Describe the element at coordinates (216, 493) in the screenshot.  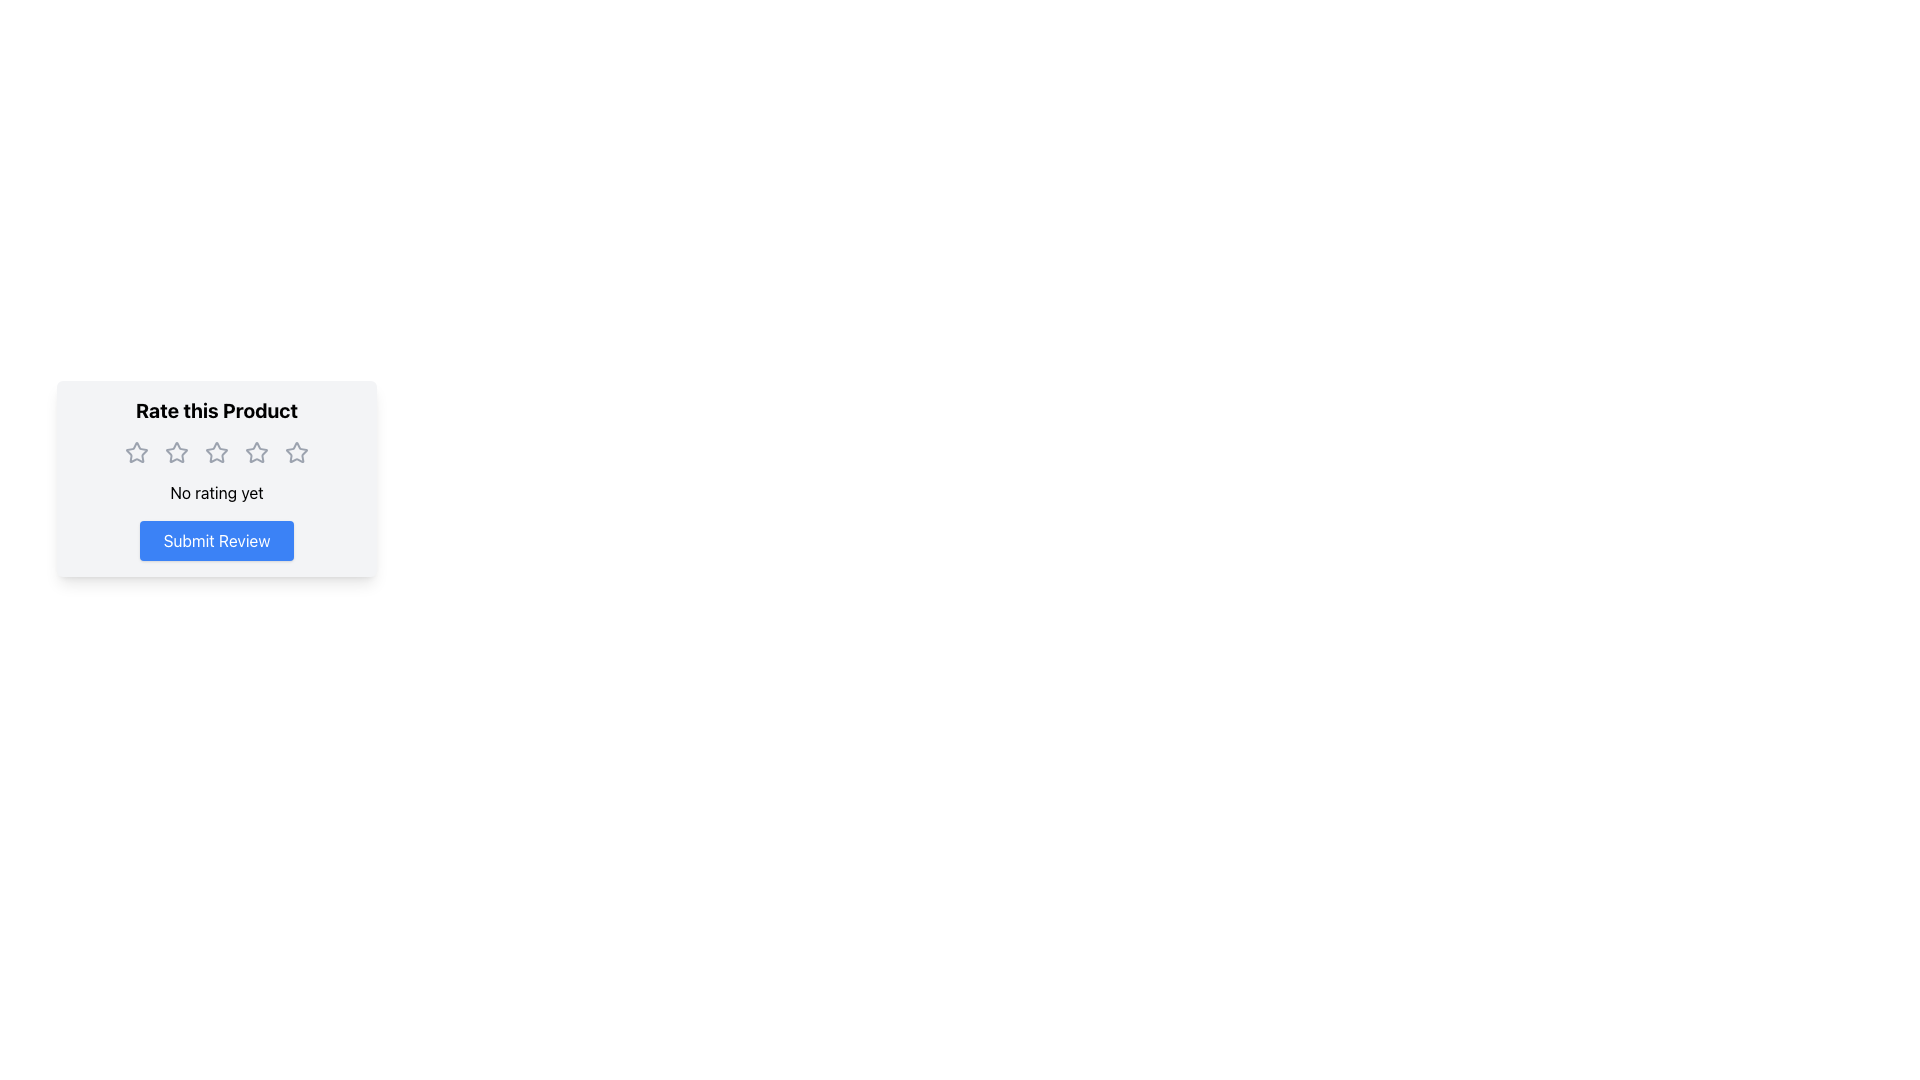
I see `the Static Text Label that displays the current status of ratings for the product, indicating no ratings have been provided yet, located within the 'Rate this Product' card layout` at that location.